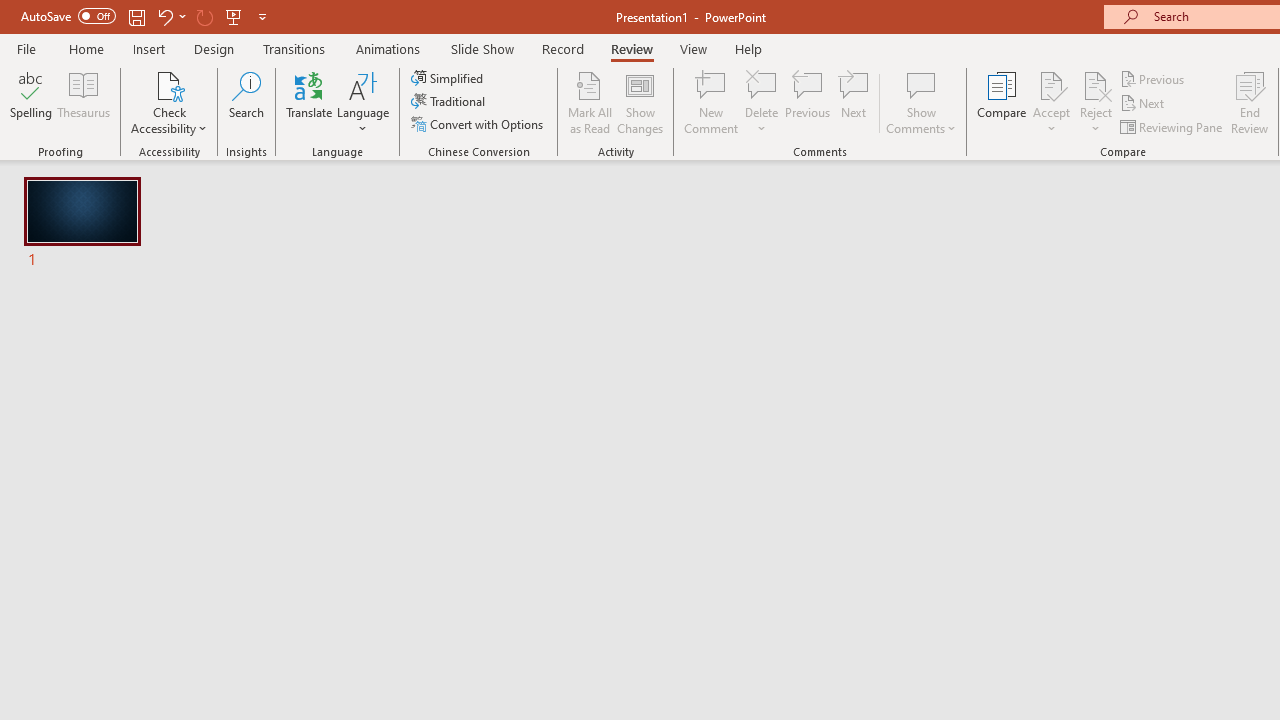  What do you see at coordinates (589, 103) in the screenshot?
I see `'Mark All as Read'` at bounding box center [589, 103].